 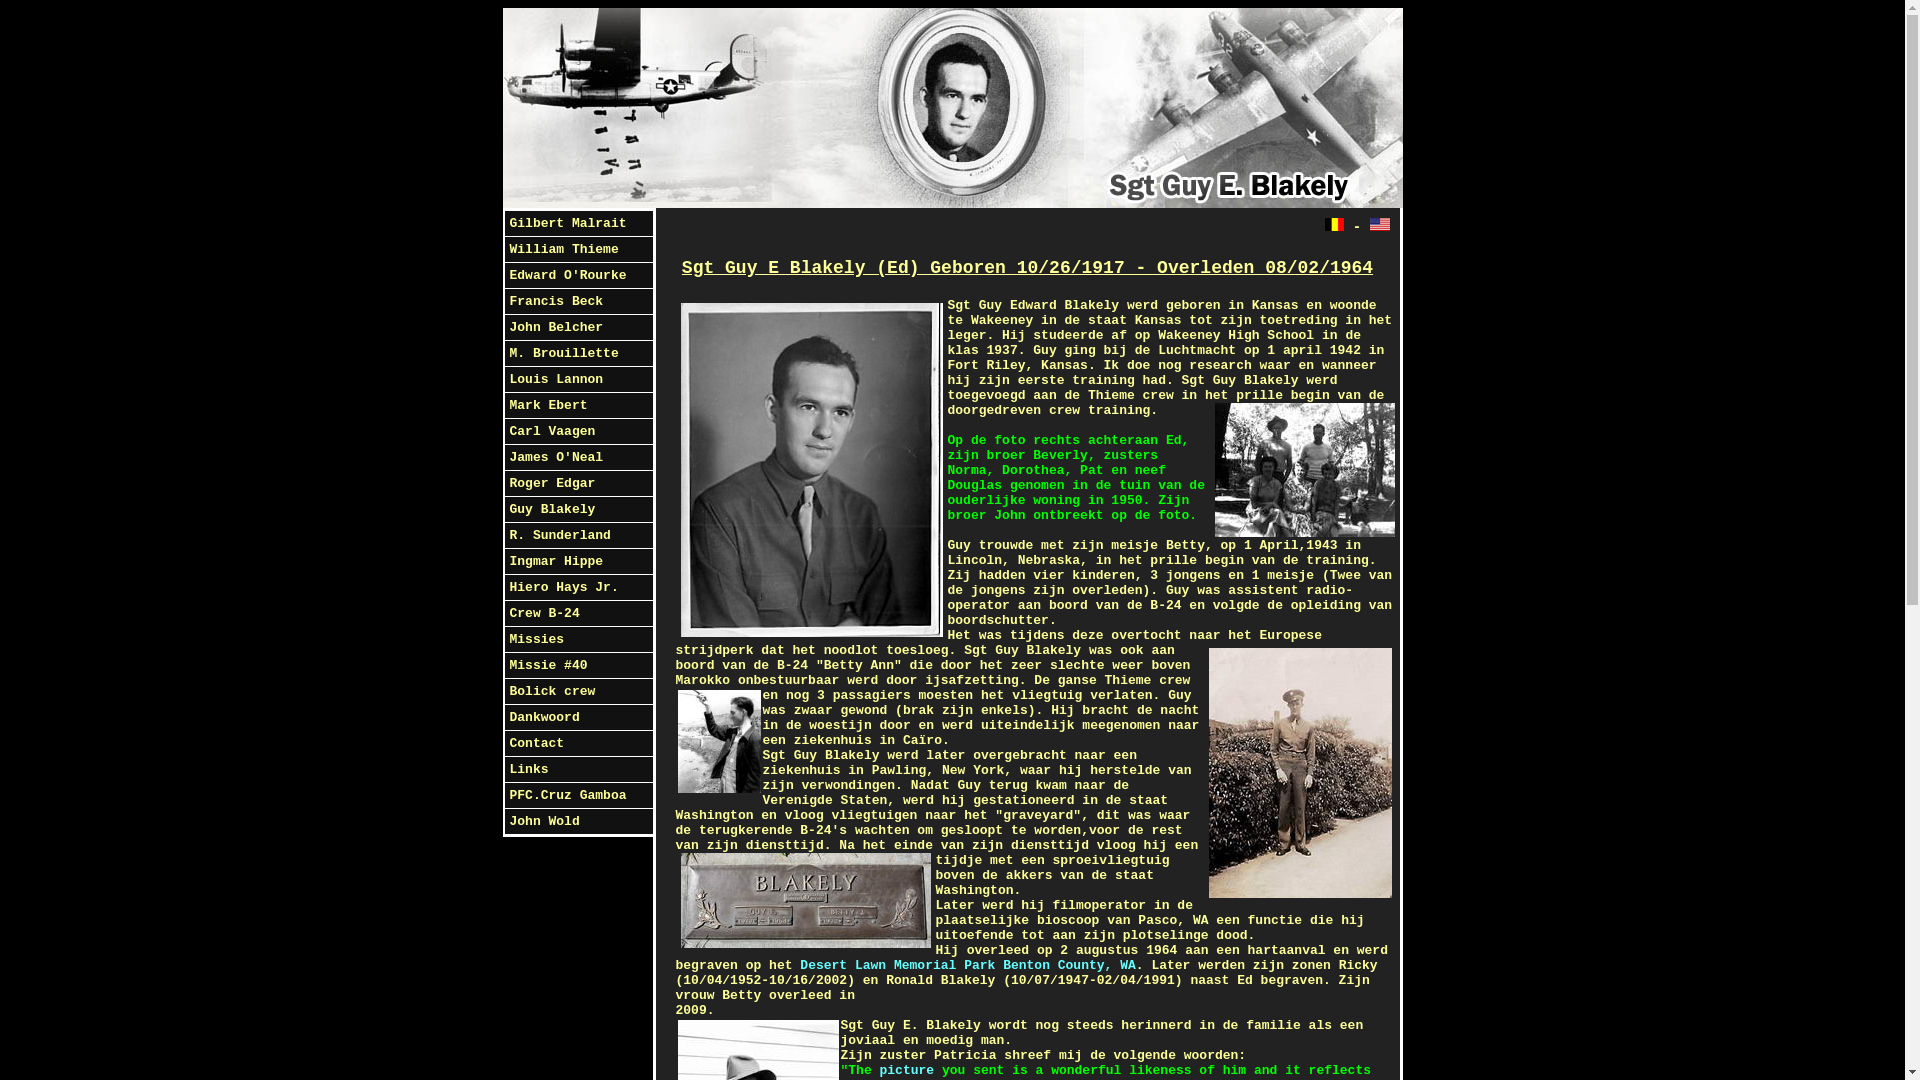 I want to click on 'Roger Edgar', so click(x=576, y=483).